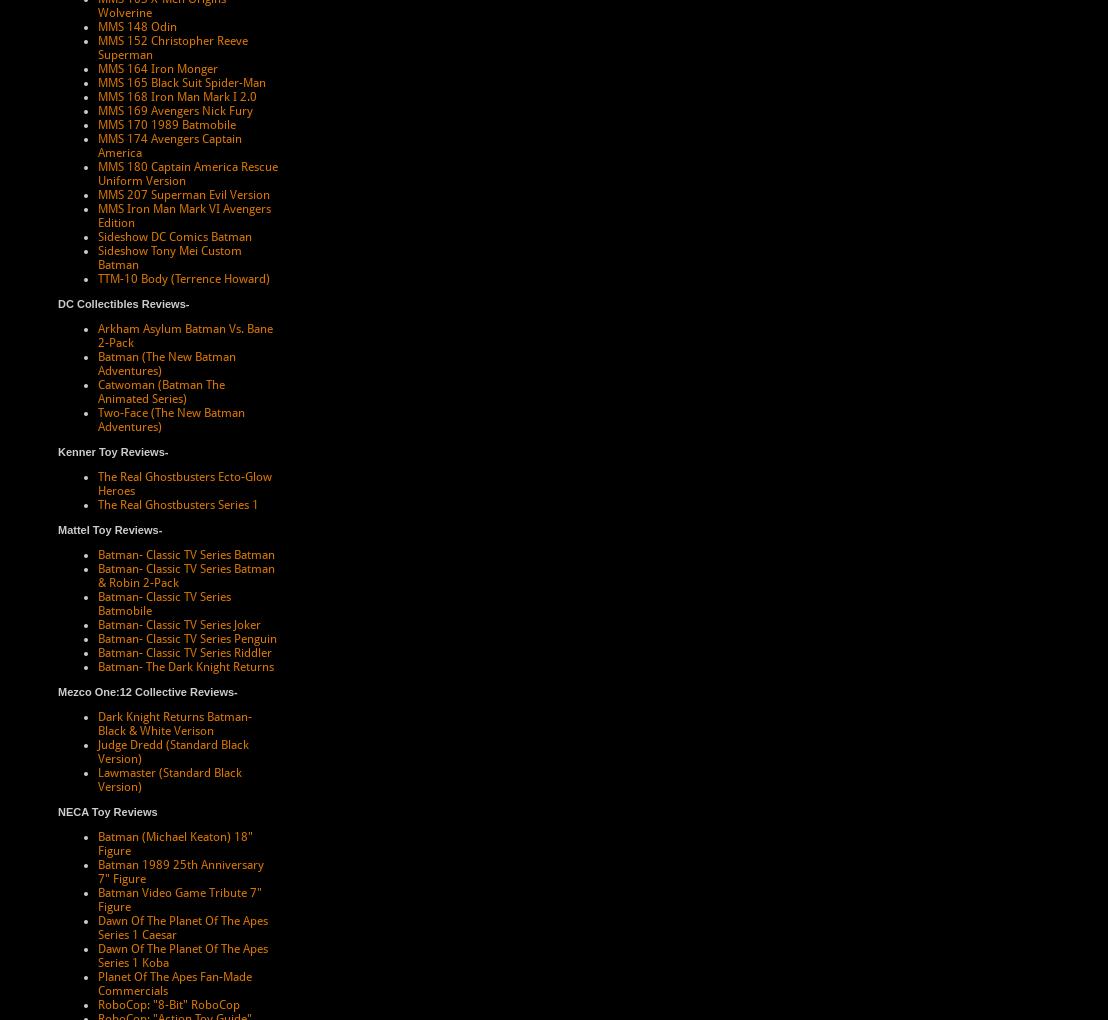  Describe the element at coordinates (167, 1005) in the screenshot. I see `'RoboCop: "8-Bit" RoboCop'` at that location.